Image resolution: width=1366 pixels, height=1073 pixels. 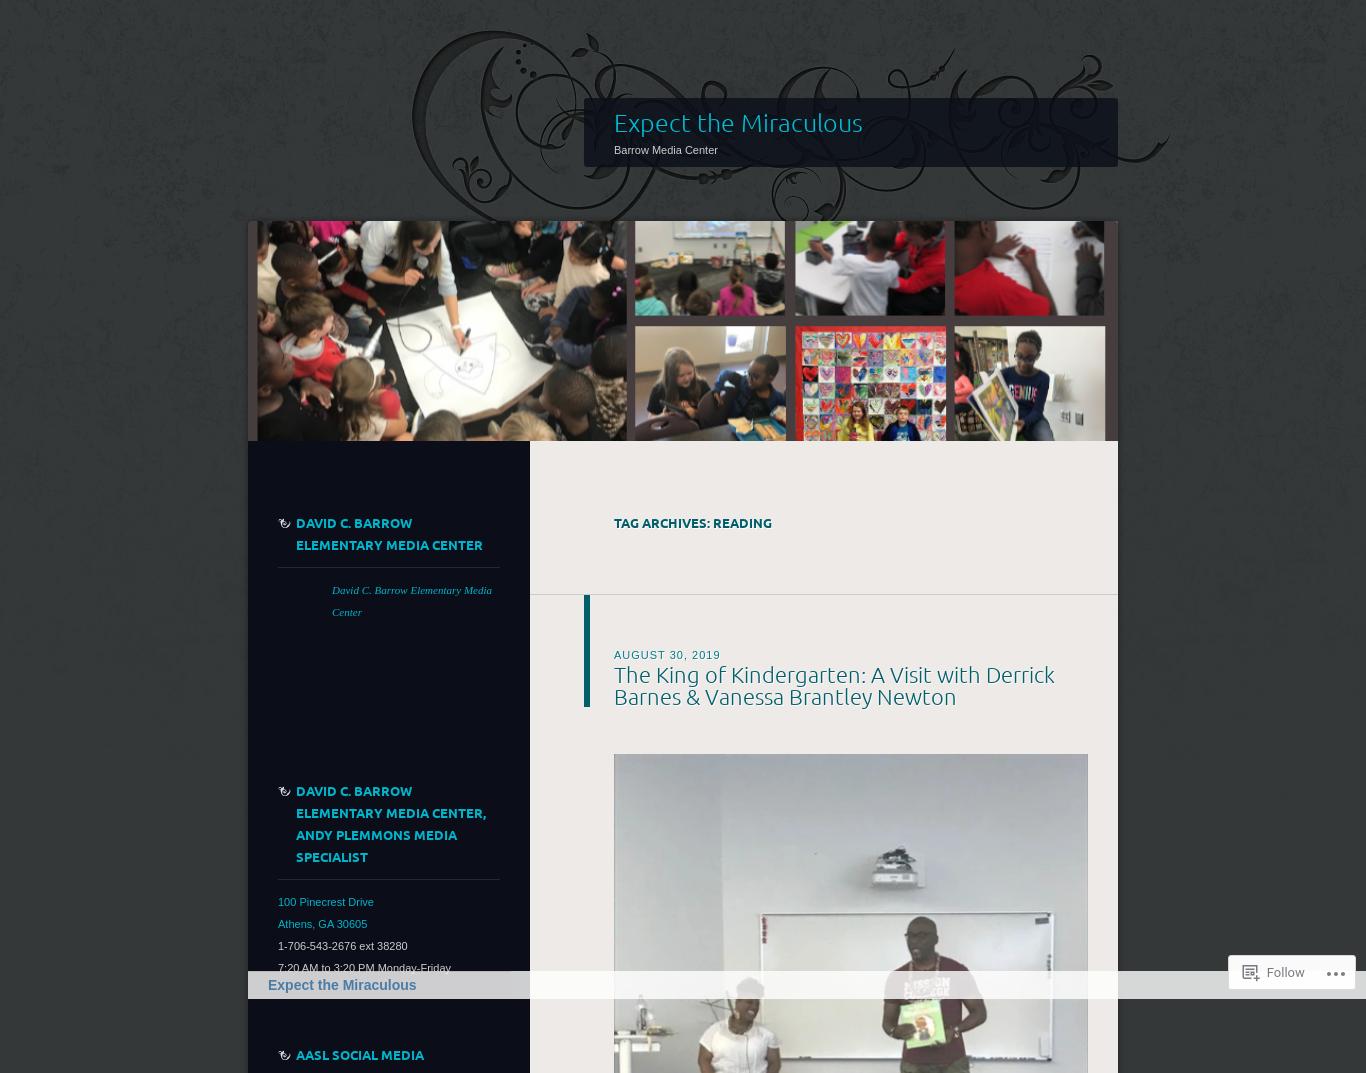 What do you see at coordinates (833, 684) in the screenshot?
I see `'The King of Kindergarten: A Visit with Derrick Barnes & Vanessa Brantley Newton'` at bounding box center [833, 684].